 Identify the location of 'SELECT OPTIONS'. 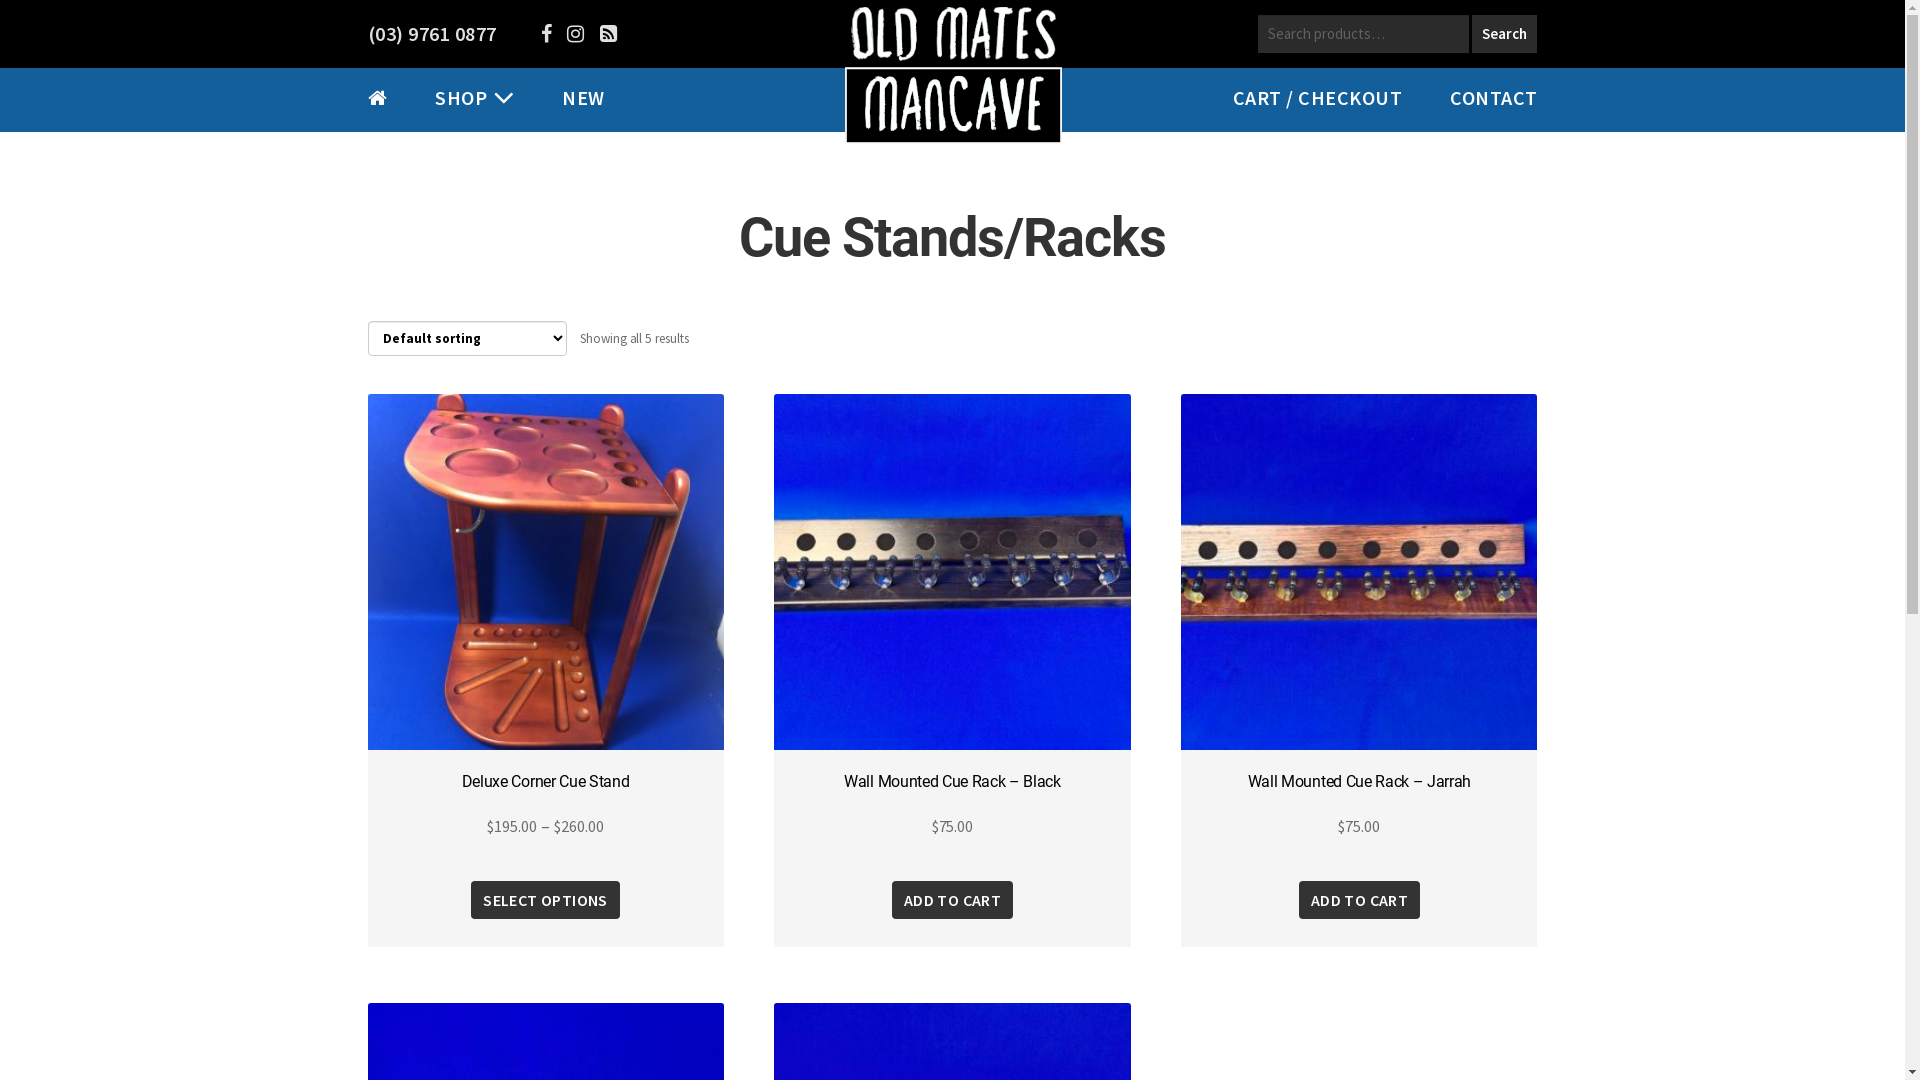
(545, 898).